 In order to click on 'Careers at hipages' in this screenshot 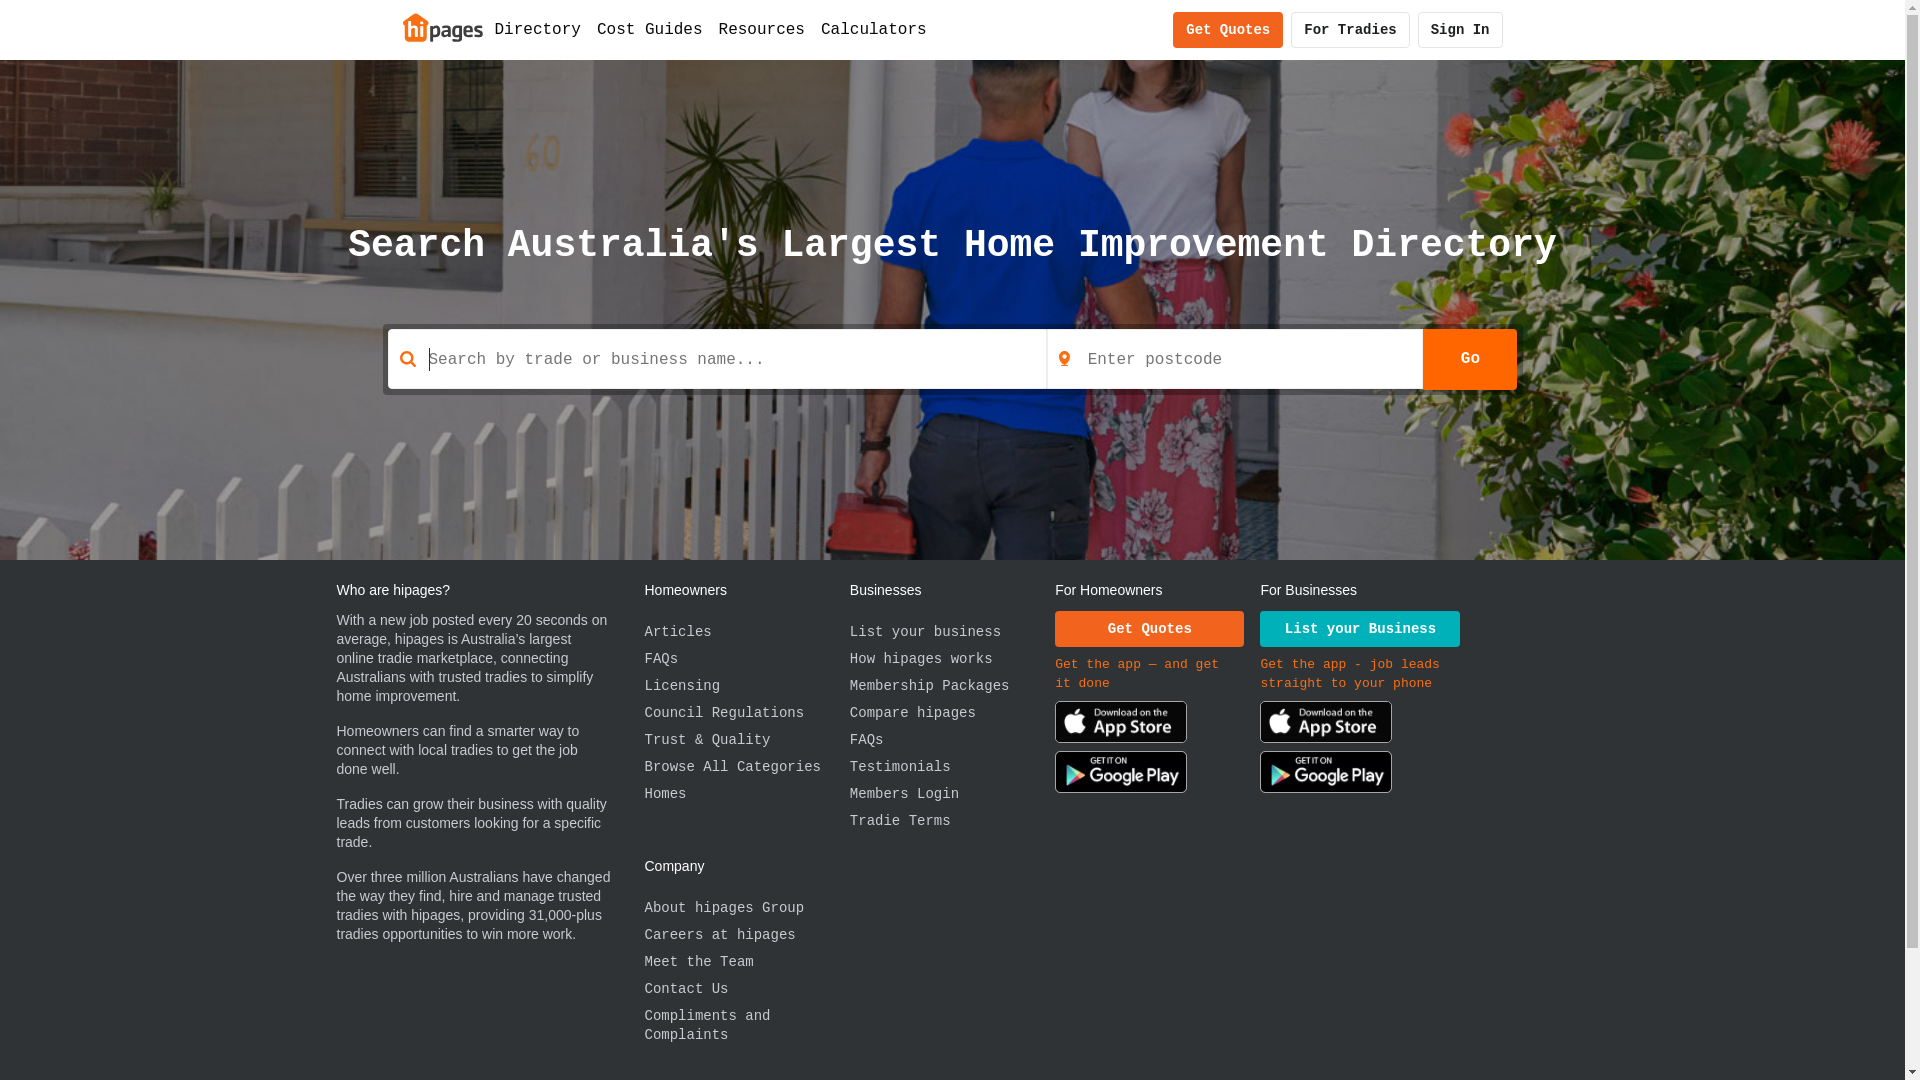, I will do `click(745, 935)`.